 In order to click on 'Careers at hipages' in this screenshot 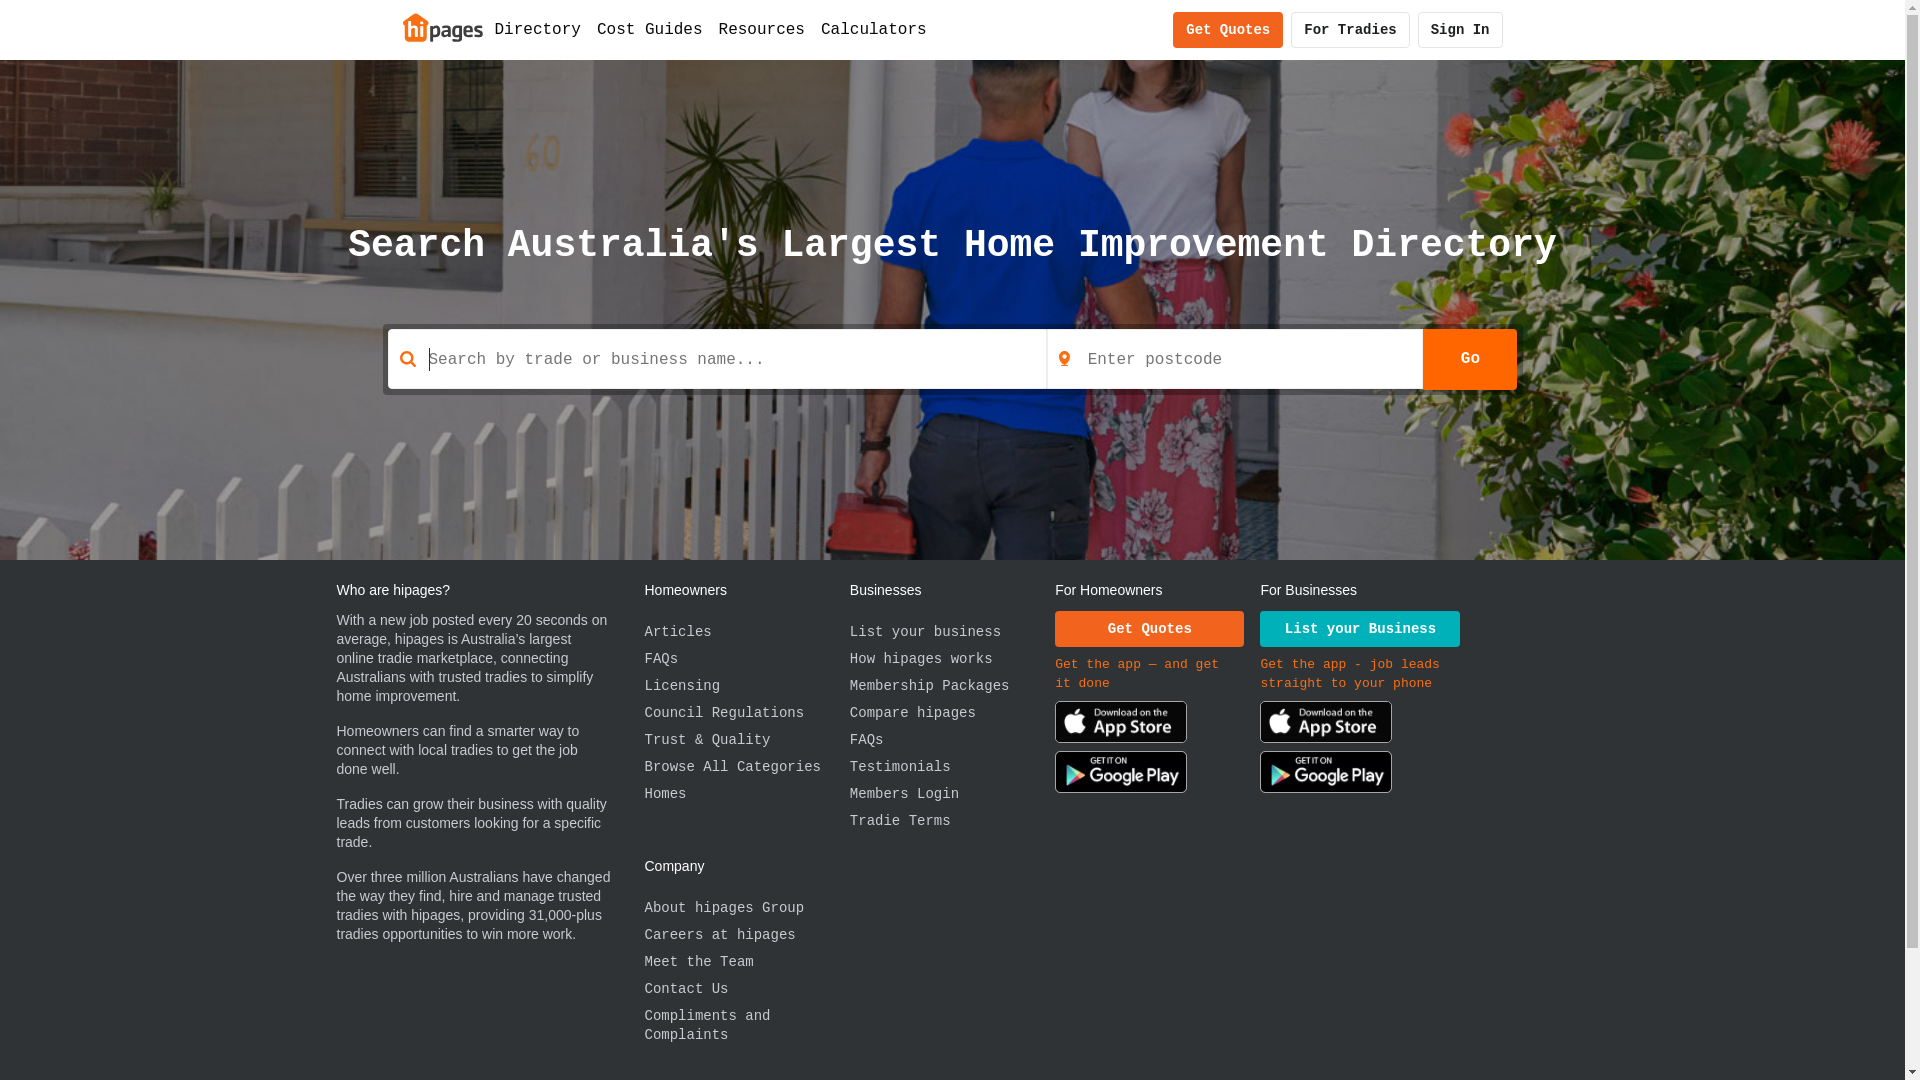, I will do `click(745, 935)`.